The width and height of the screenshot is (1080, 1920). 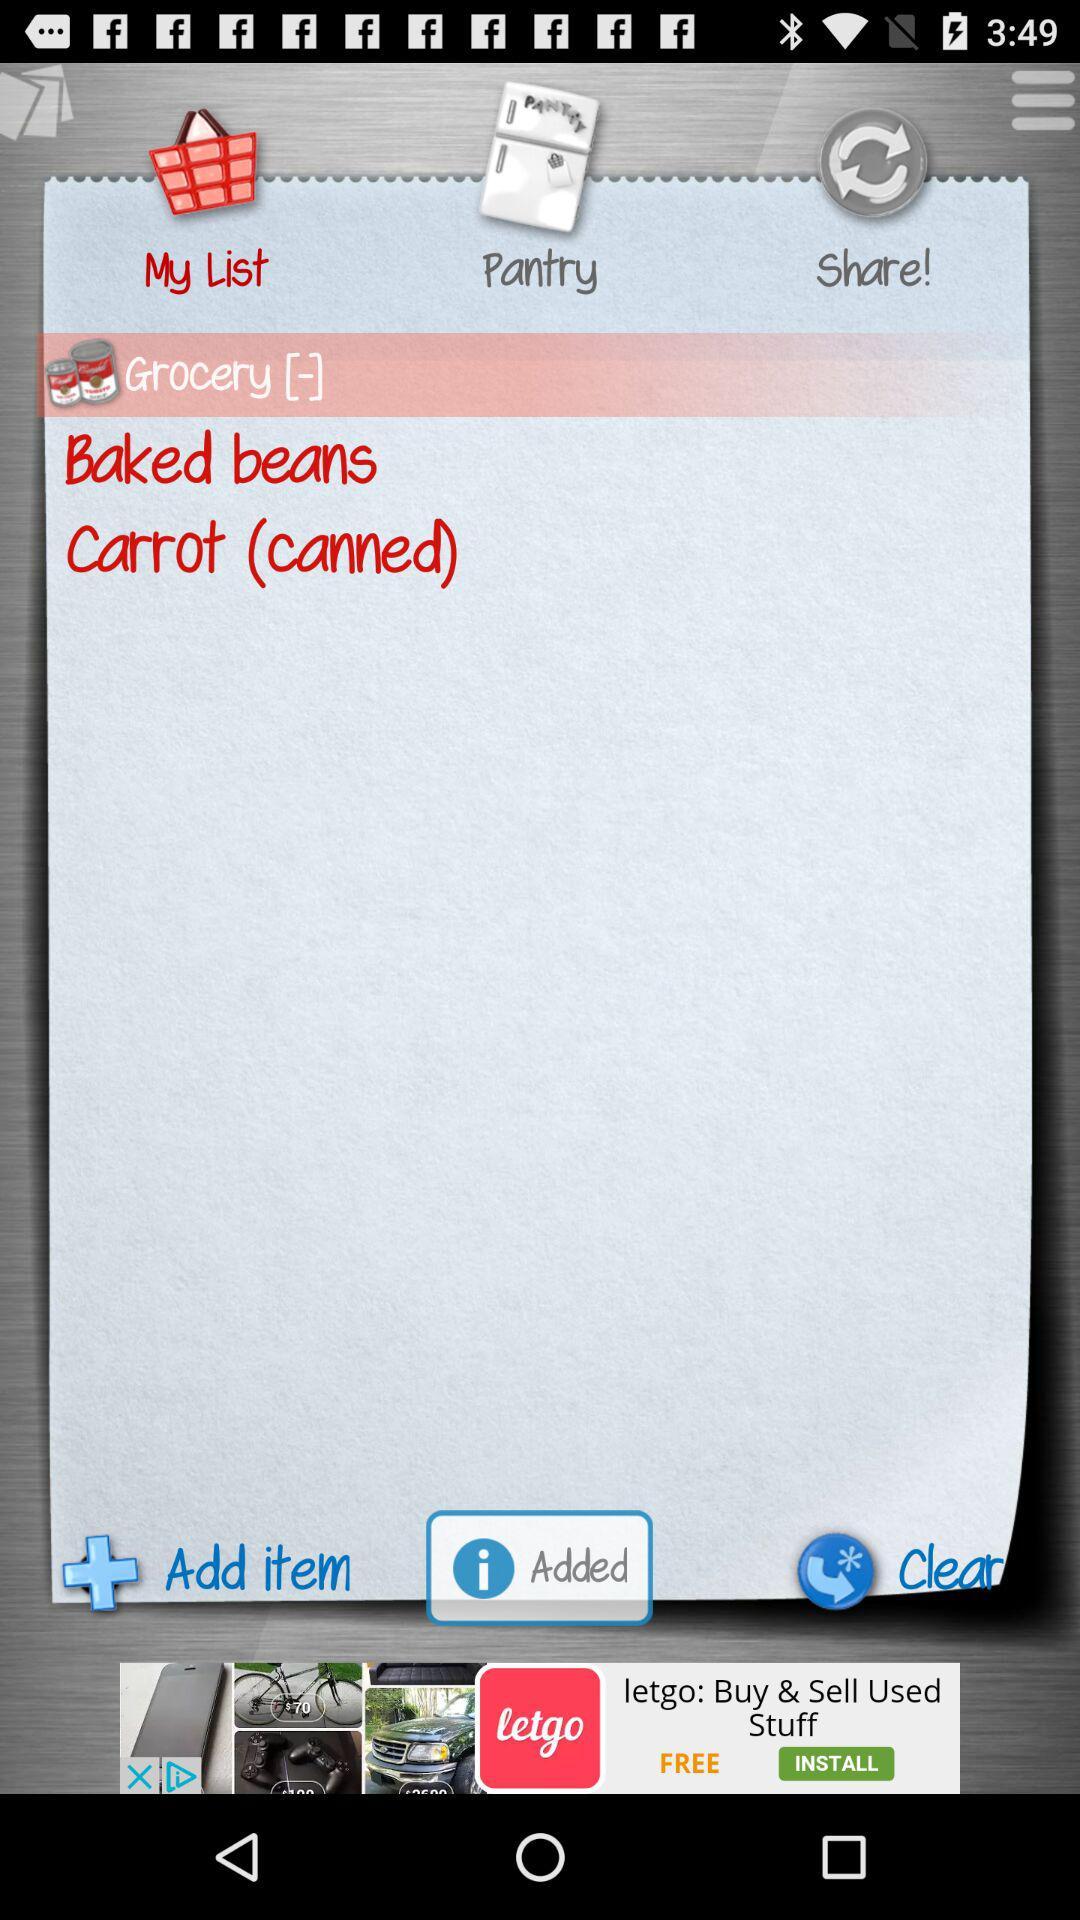 I want to click on share list, so click(x=871, y=165).